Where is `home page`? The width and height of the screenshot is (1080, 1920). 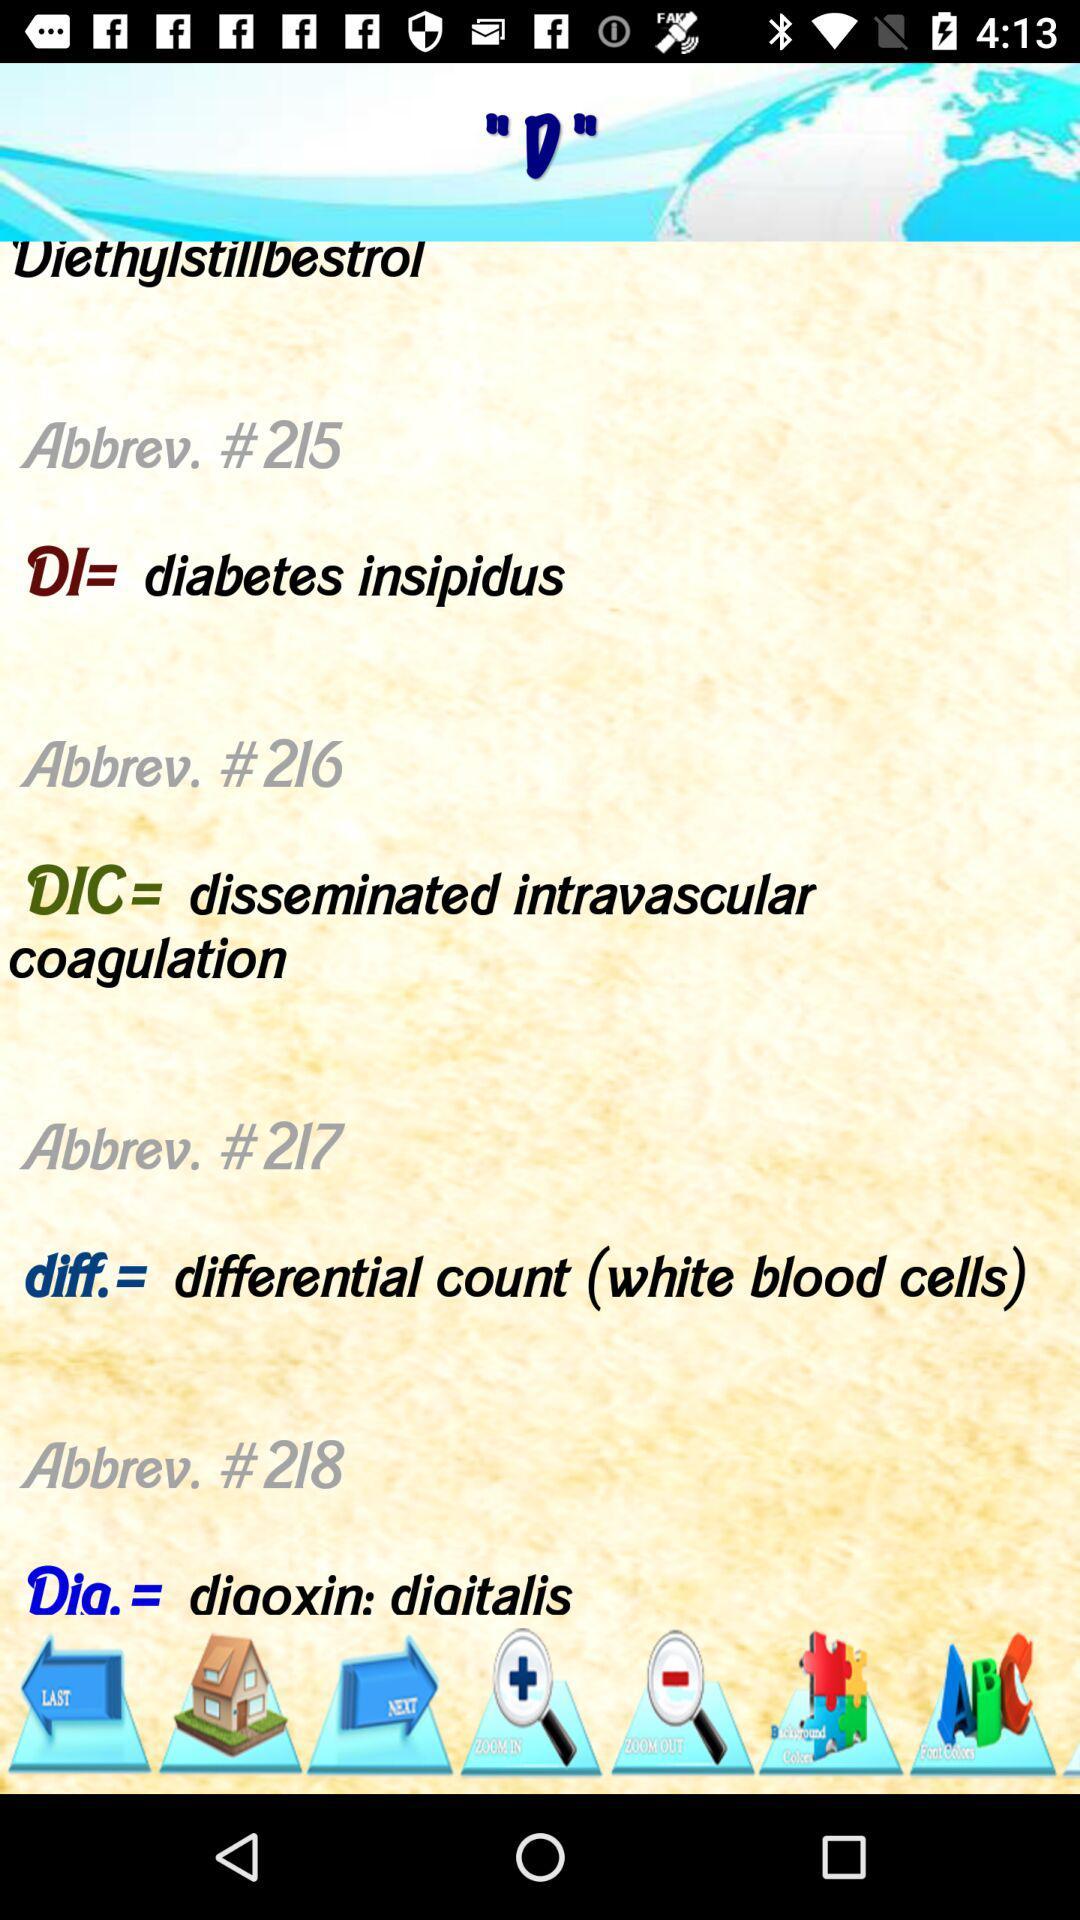 home page is located at coordinates (228, 1702).